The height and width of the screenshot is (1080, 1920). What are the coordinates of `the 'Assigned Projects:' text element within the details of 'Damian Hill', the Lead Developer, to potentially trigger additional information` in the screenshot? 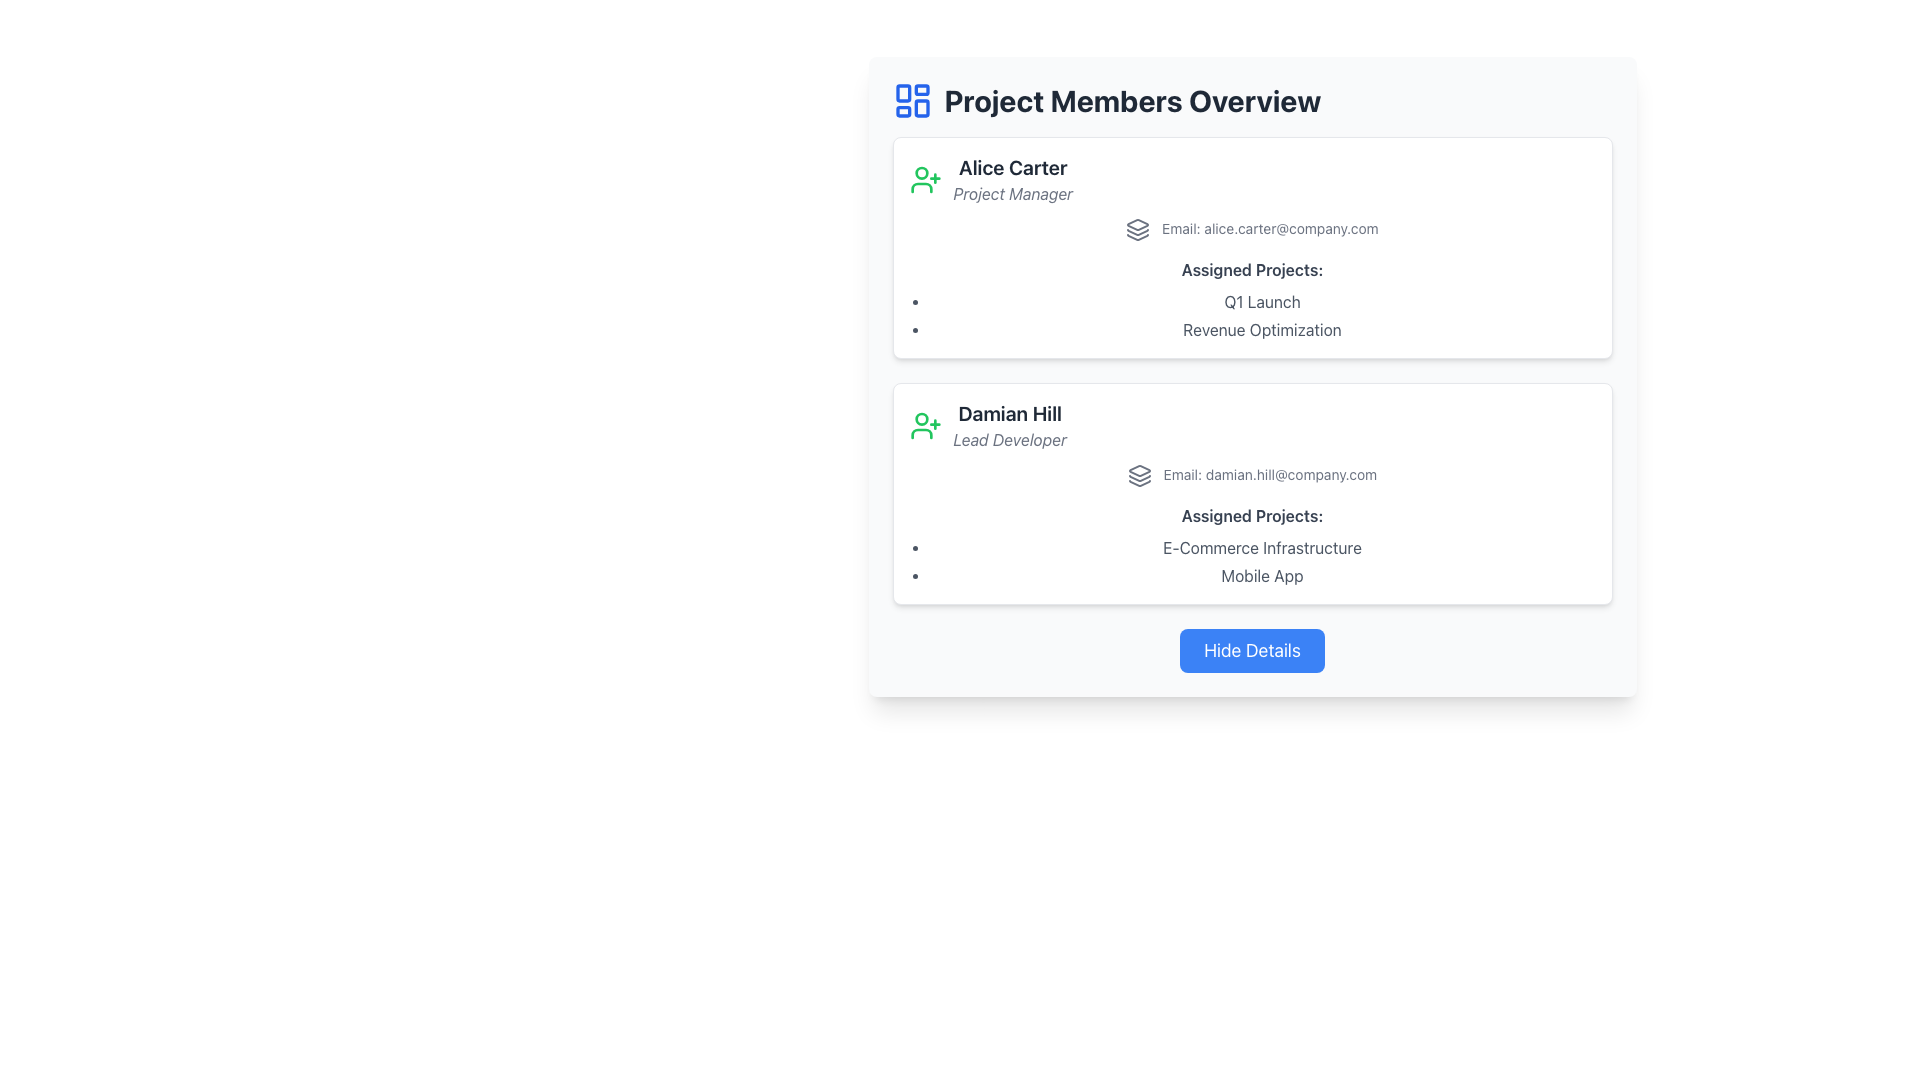 It's located at (1251, 546).